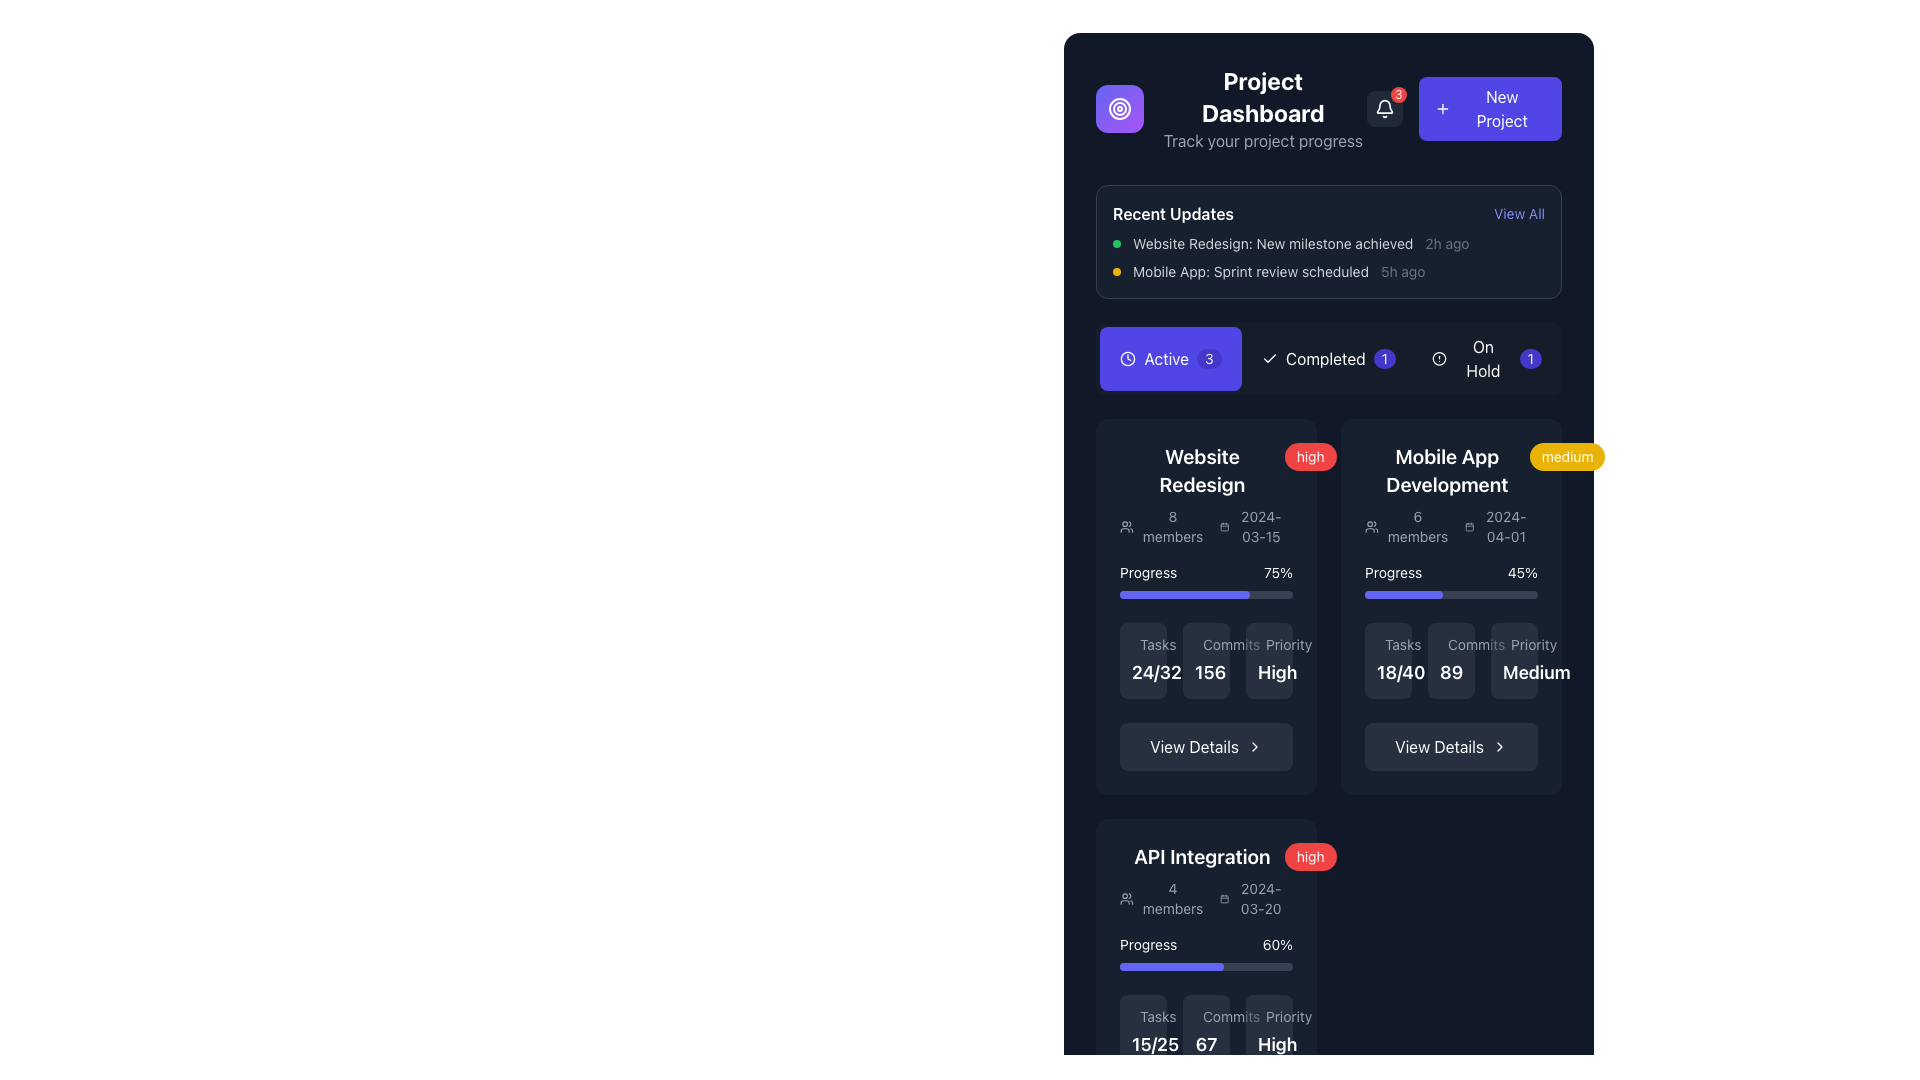 This screenshot has height=1080, width=1920. Describe the element at coordinates (1262, 140) in the screenshot. I see `the descriptive Text label located beneath the 'Project Dashboard' title, which provides context for the section` at that location.